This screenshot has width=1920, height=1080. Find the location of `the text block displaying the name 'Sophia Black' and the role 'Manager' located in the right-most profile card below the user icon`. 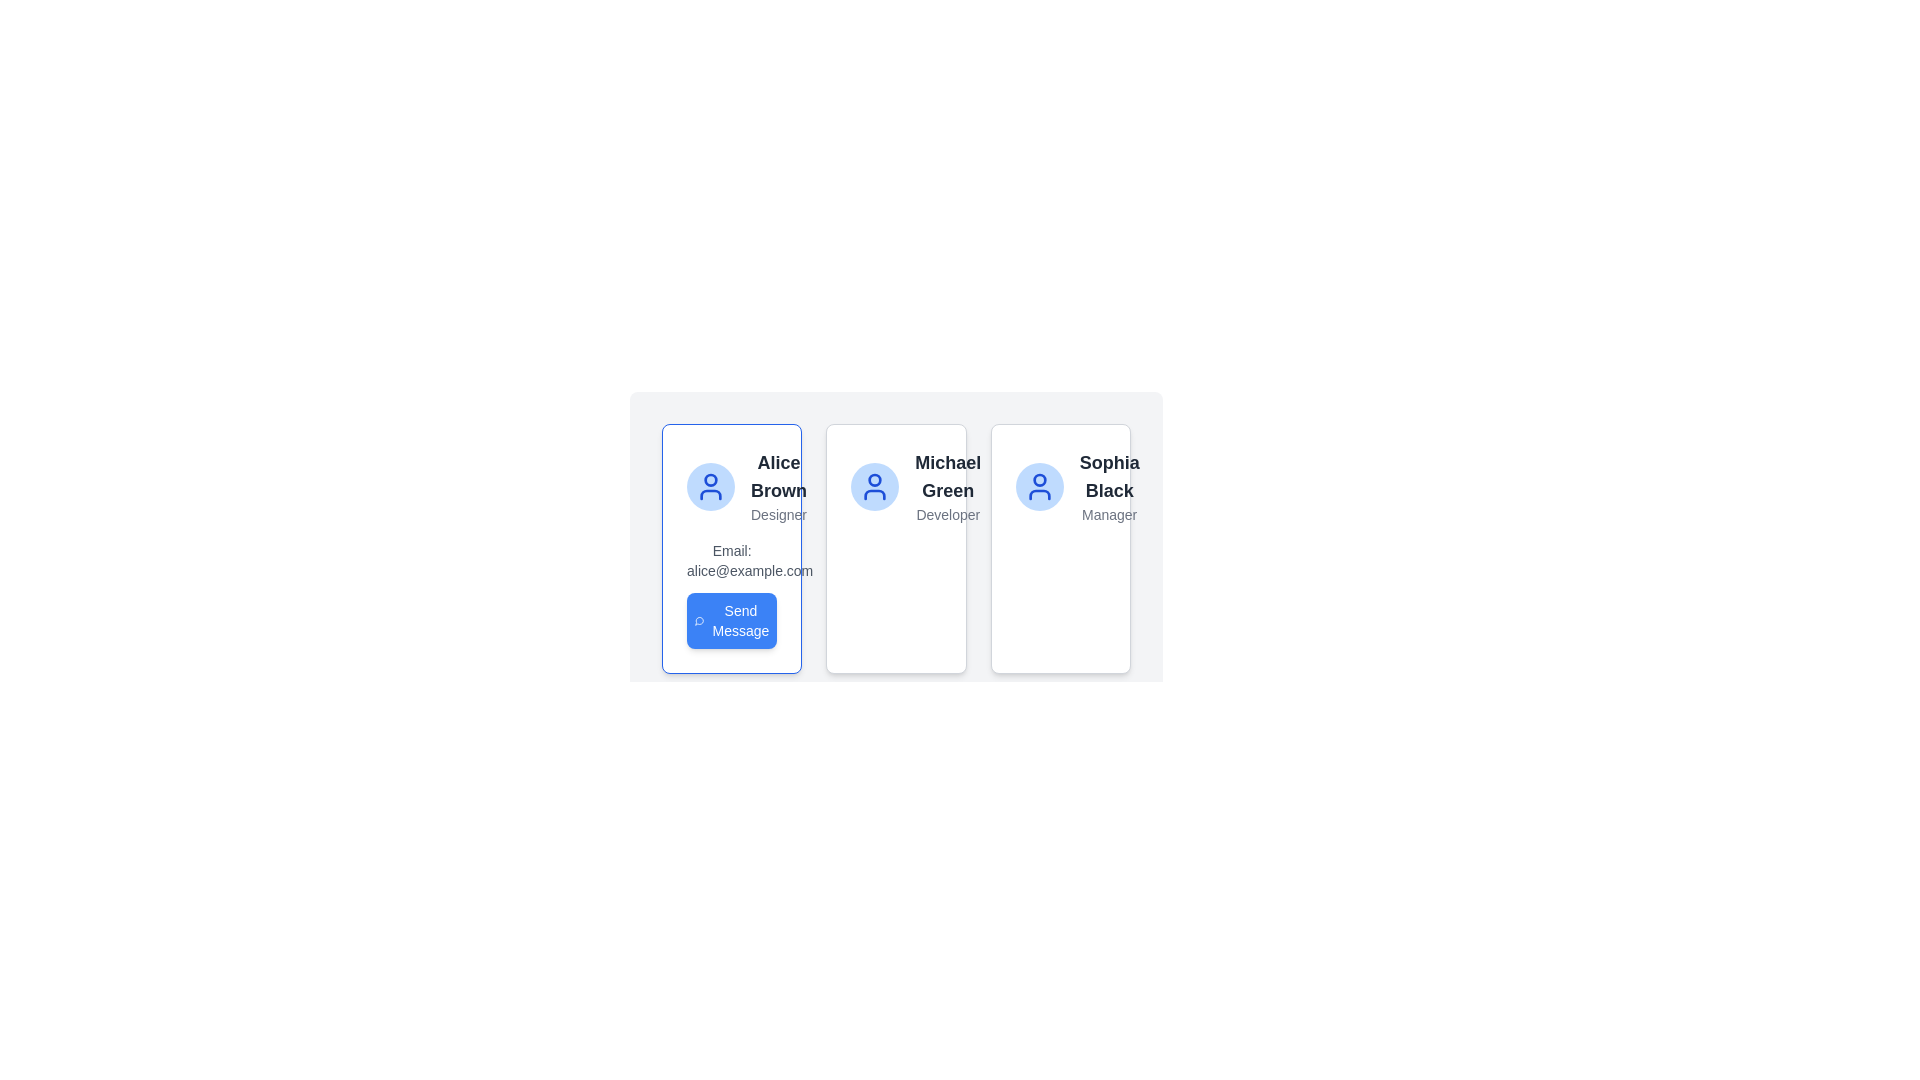

the text block displaying the name 'Sophia Black' and the role 'Manager' located in the right-most profile card below the user icon is located at coordinates (1108, 486).